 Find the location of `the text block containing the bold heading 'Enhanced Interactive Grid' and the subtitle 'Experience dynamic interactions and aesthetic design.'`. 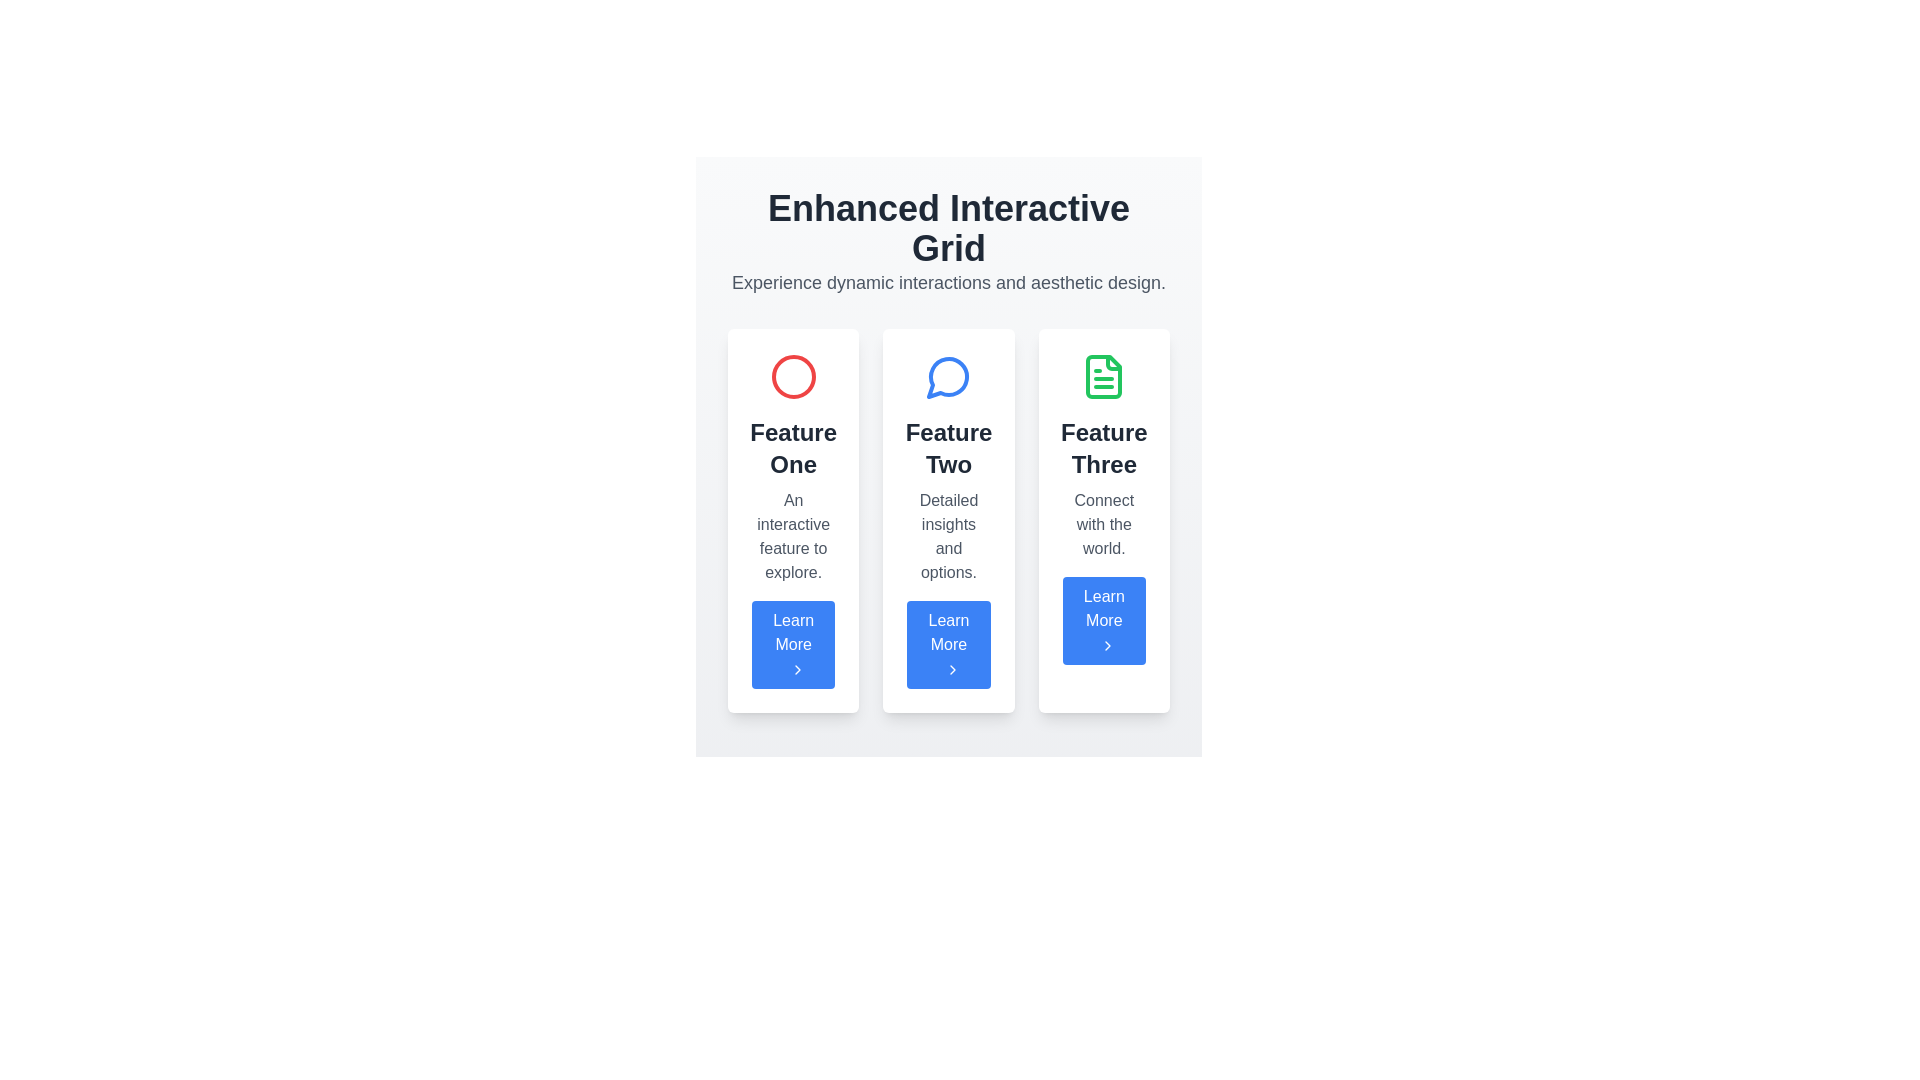

the text block containing the bold heading 'Enhanced Interactive Grid' and the subtitle 'Experience dynamic interactions and aesthetic design.' is located at coordinates (948, 242).